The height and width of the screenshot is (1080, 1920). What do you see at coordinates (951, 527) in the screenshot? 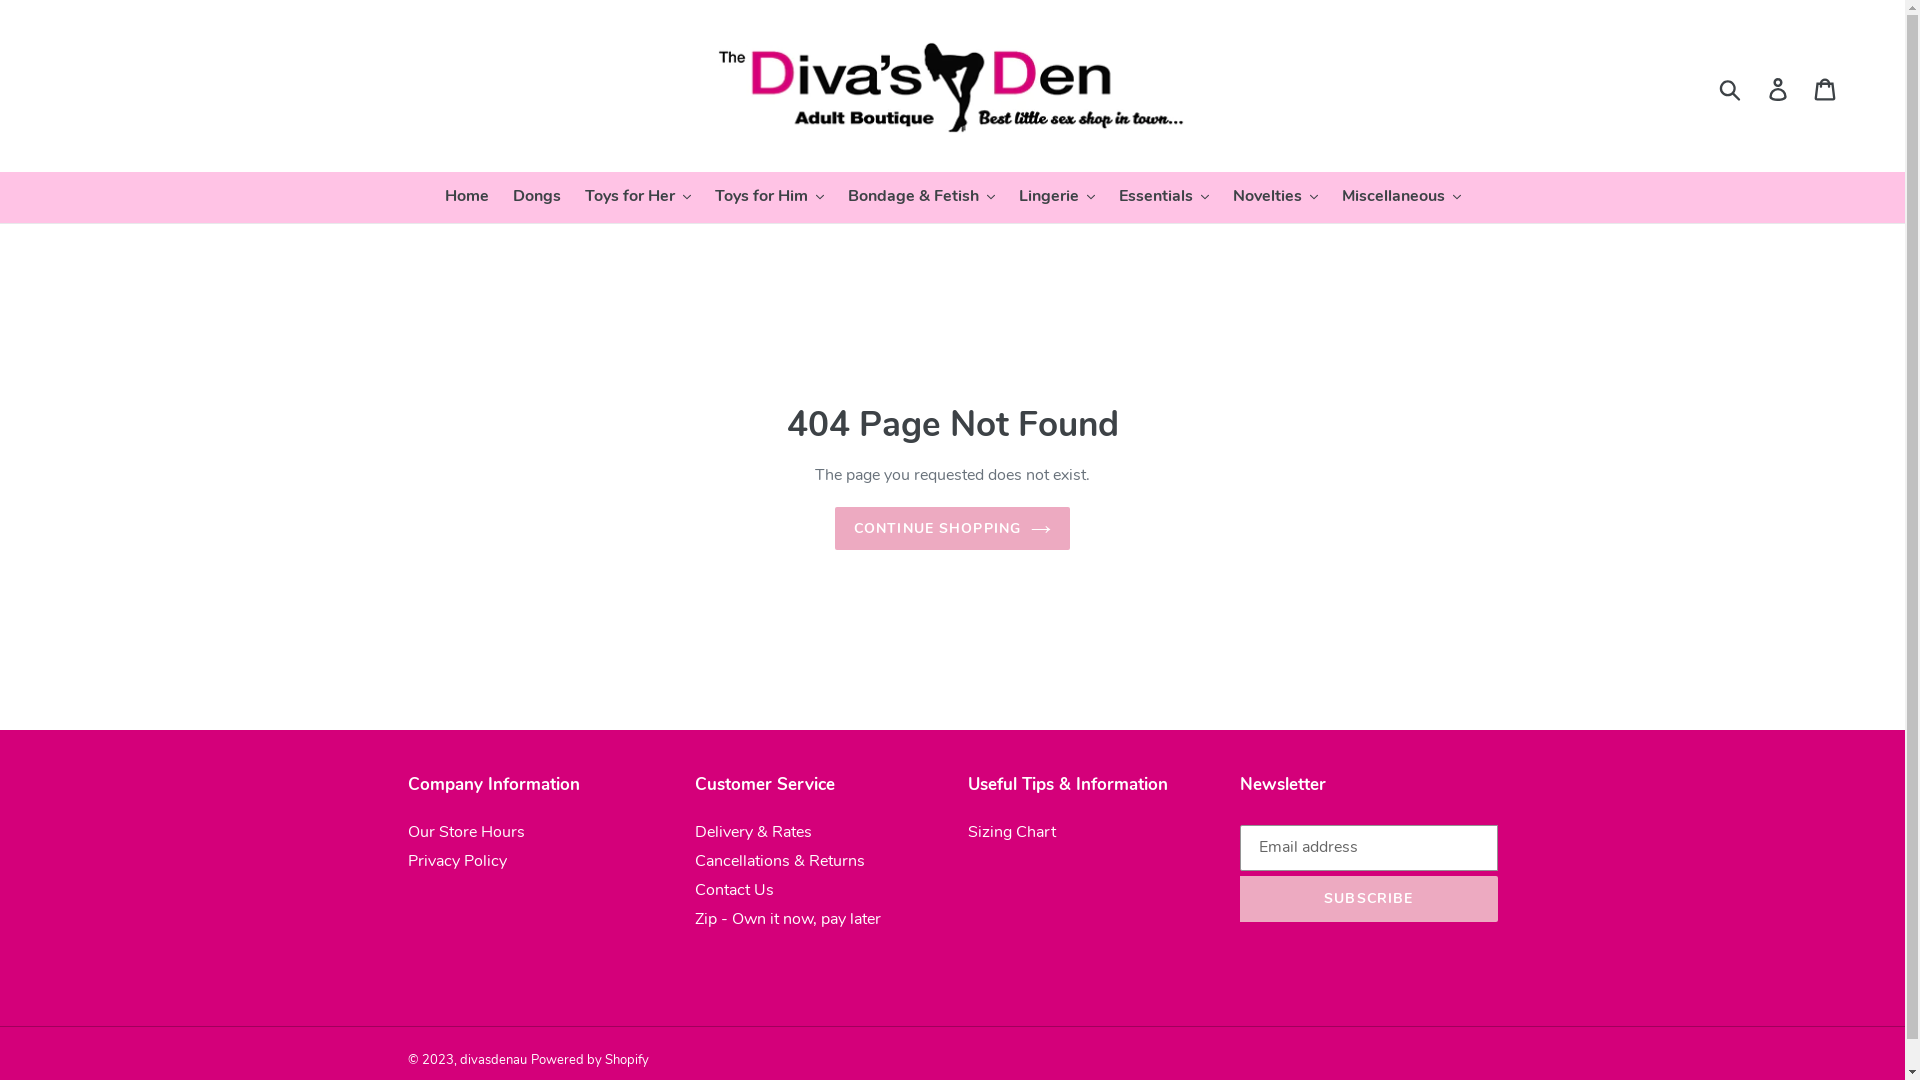
I see `'CONTINUE SHOPPING'` at bounding box center [951, 527].